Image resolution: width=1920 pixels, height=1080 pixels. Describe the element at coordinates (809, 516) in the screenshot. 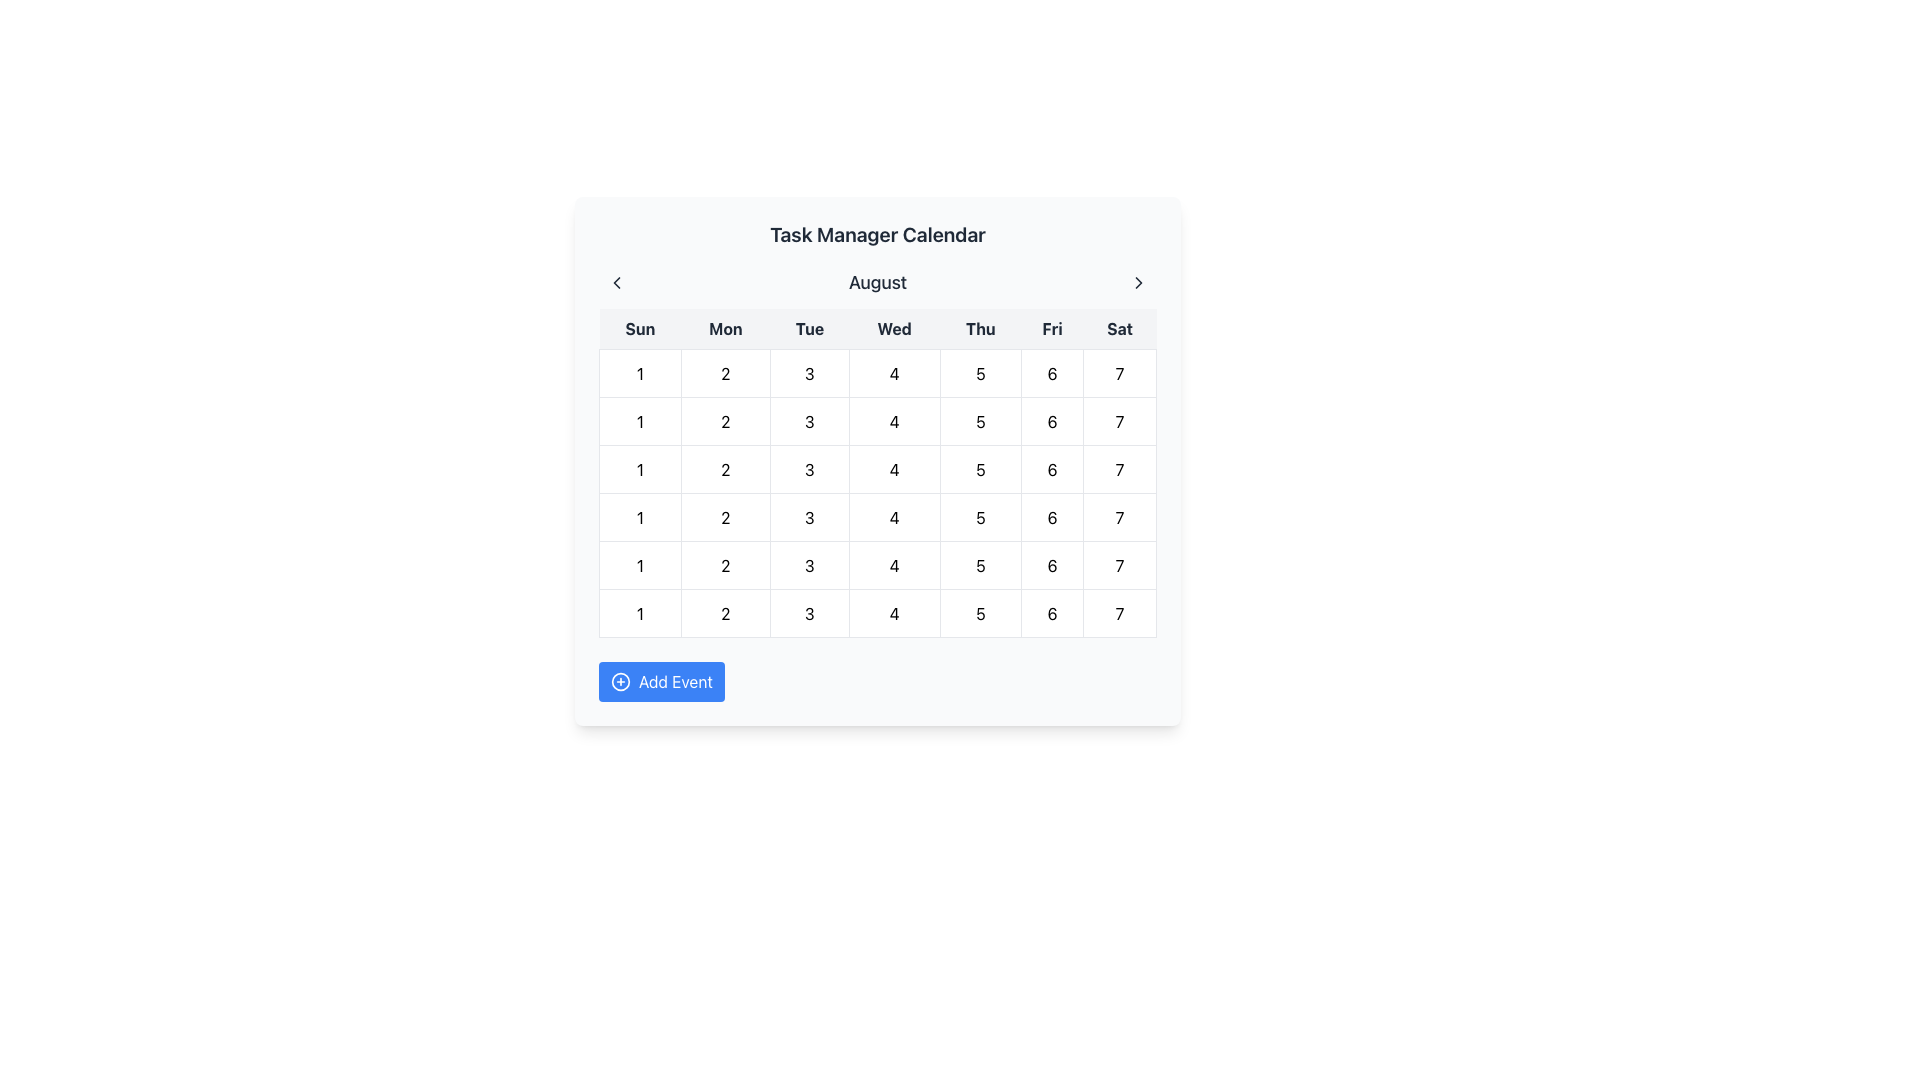

I see `the calendar date cell displaying the number '3' located under the Tuesday column in the second week row` at that location.